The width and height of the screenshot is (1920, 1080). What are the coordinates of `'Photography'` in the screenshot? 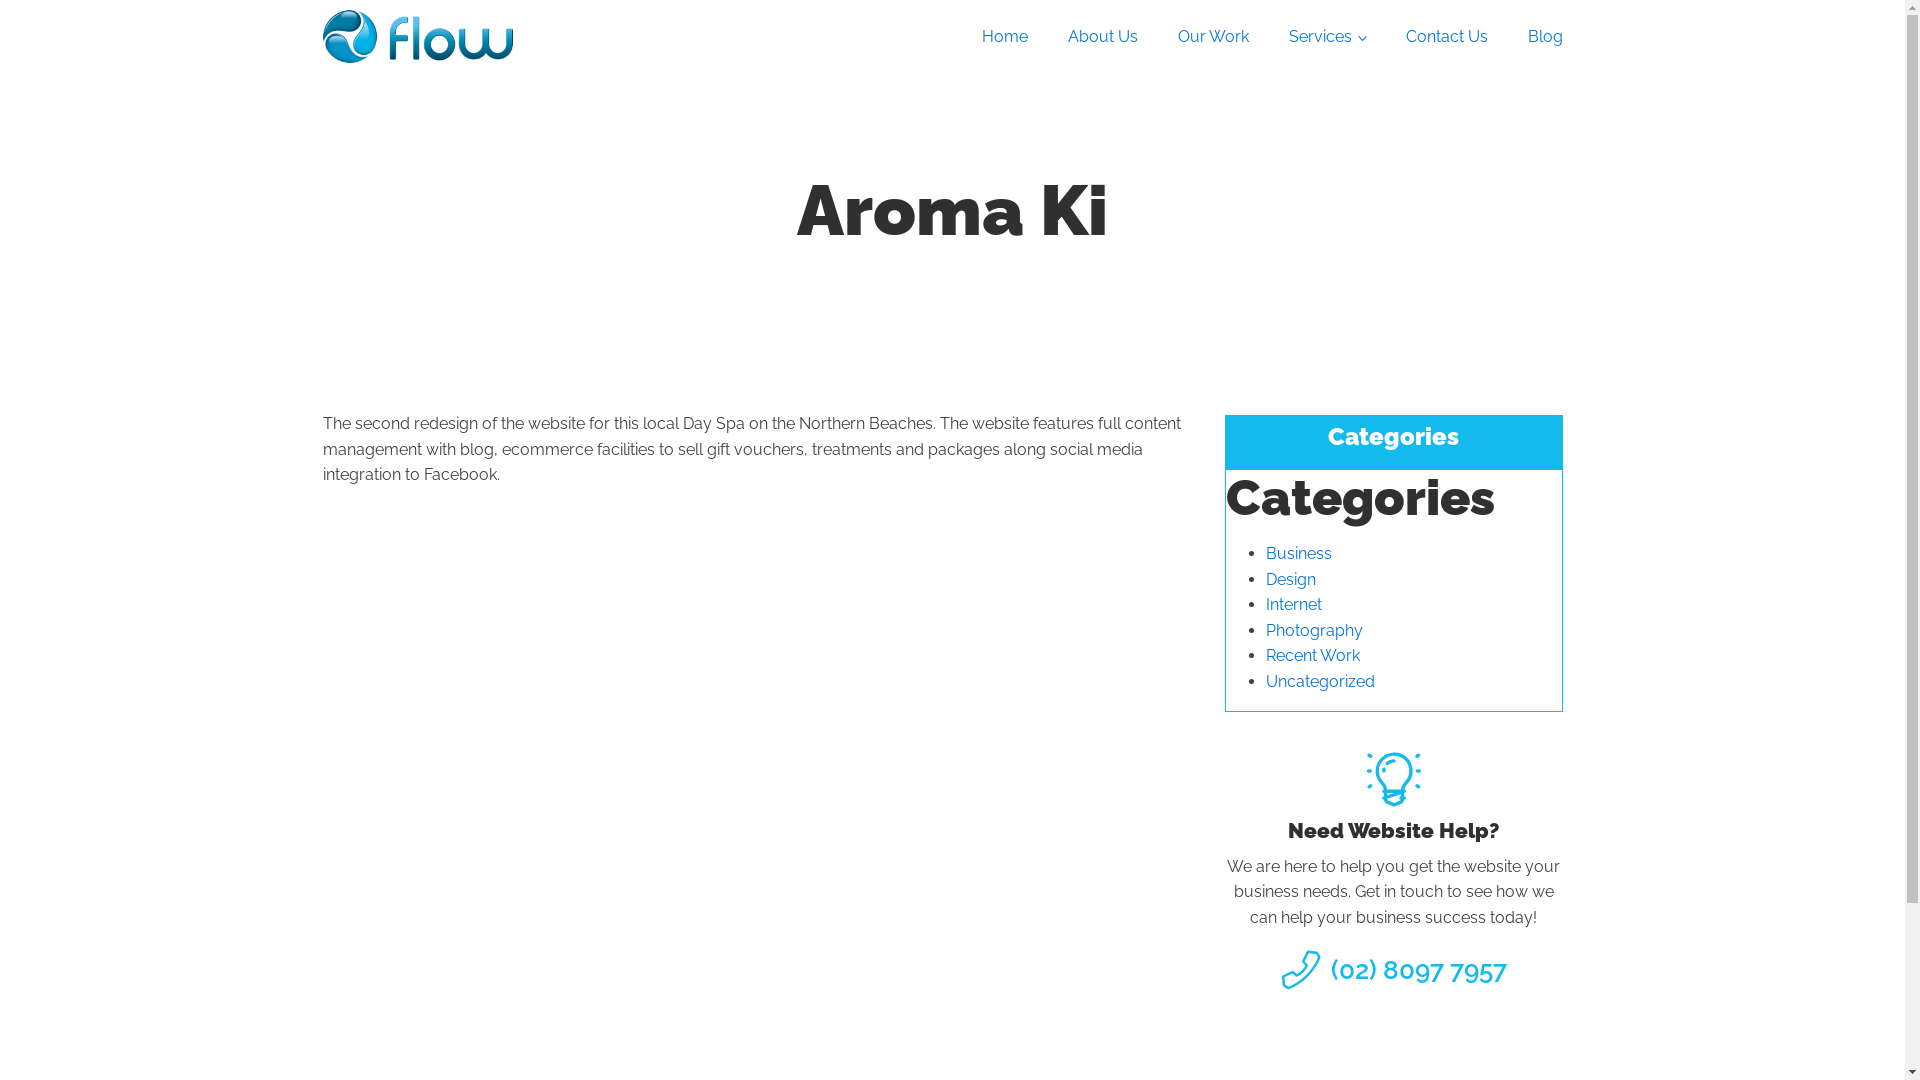 It's located at (1314, 630).